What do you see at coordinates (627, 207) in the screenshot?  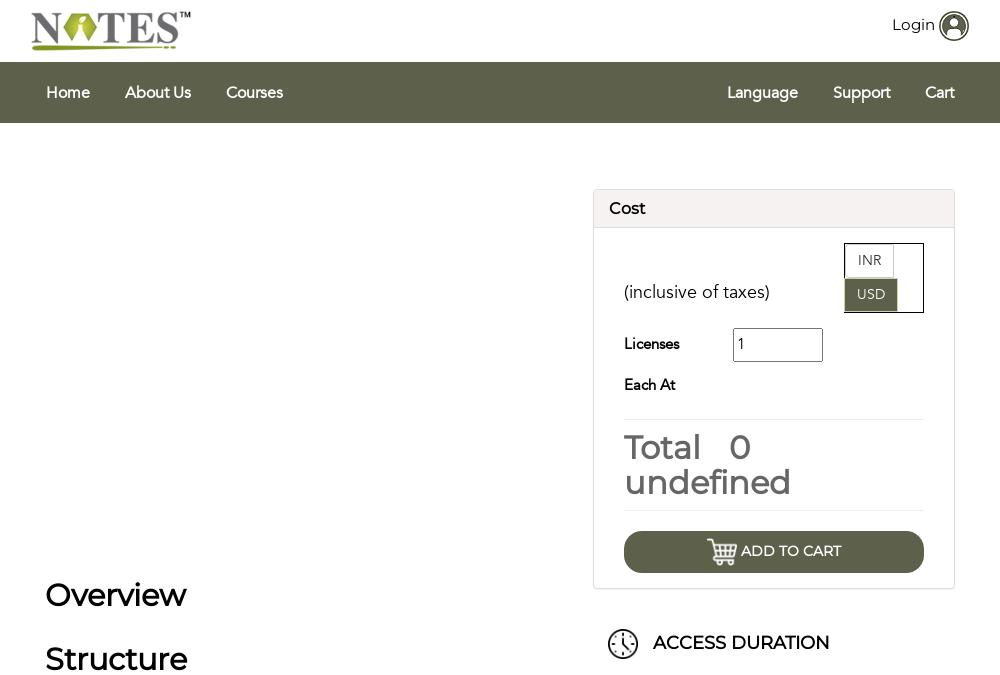 I see `'Cost'` at bounding box center [627, 207].